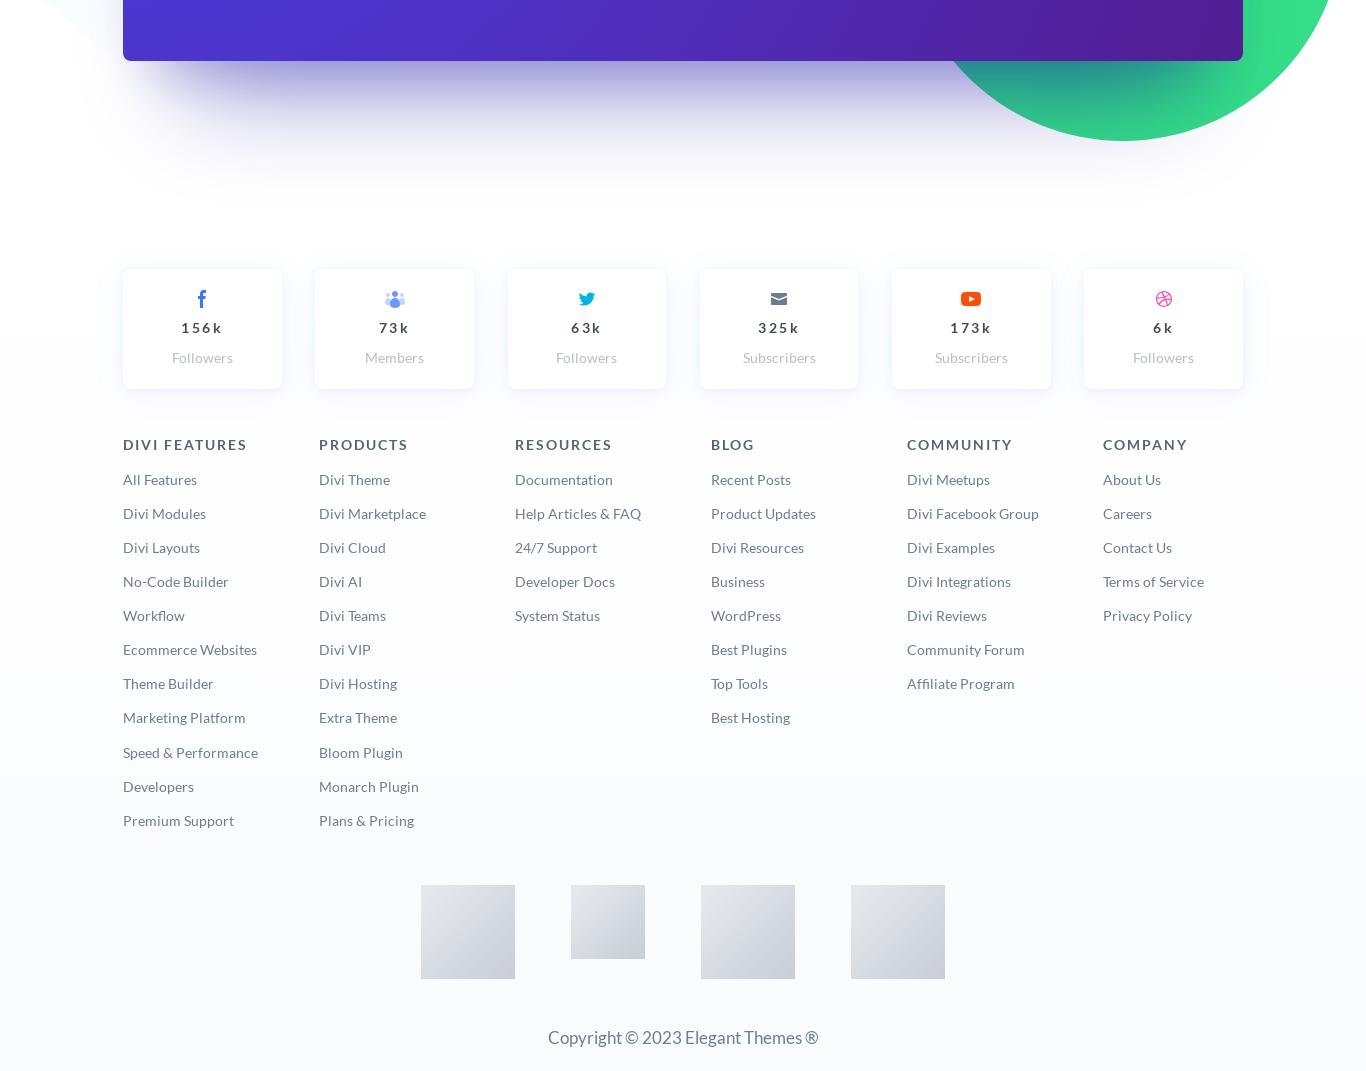 Image resolution: width=1366 pixels, height=1071 pixels. I want to click on 'Top Tools', so click(738, 682).